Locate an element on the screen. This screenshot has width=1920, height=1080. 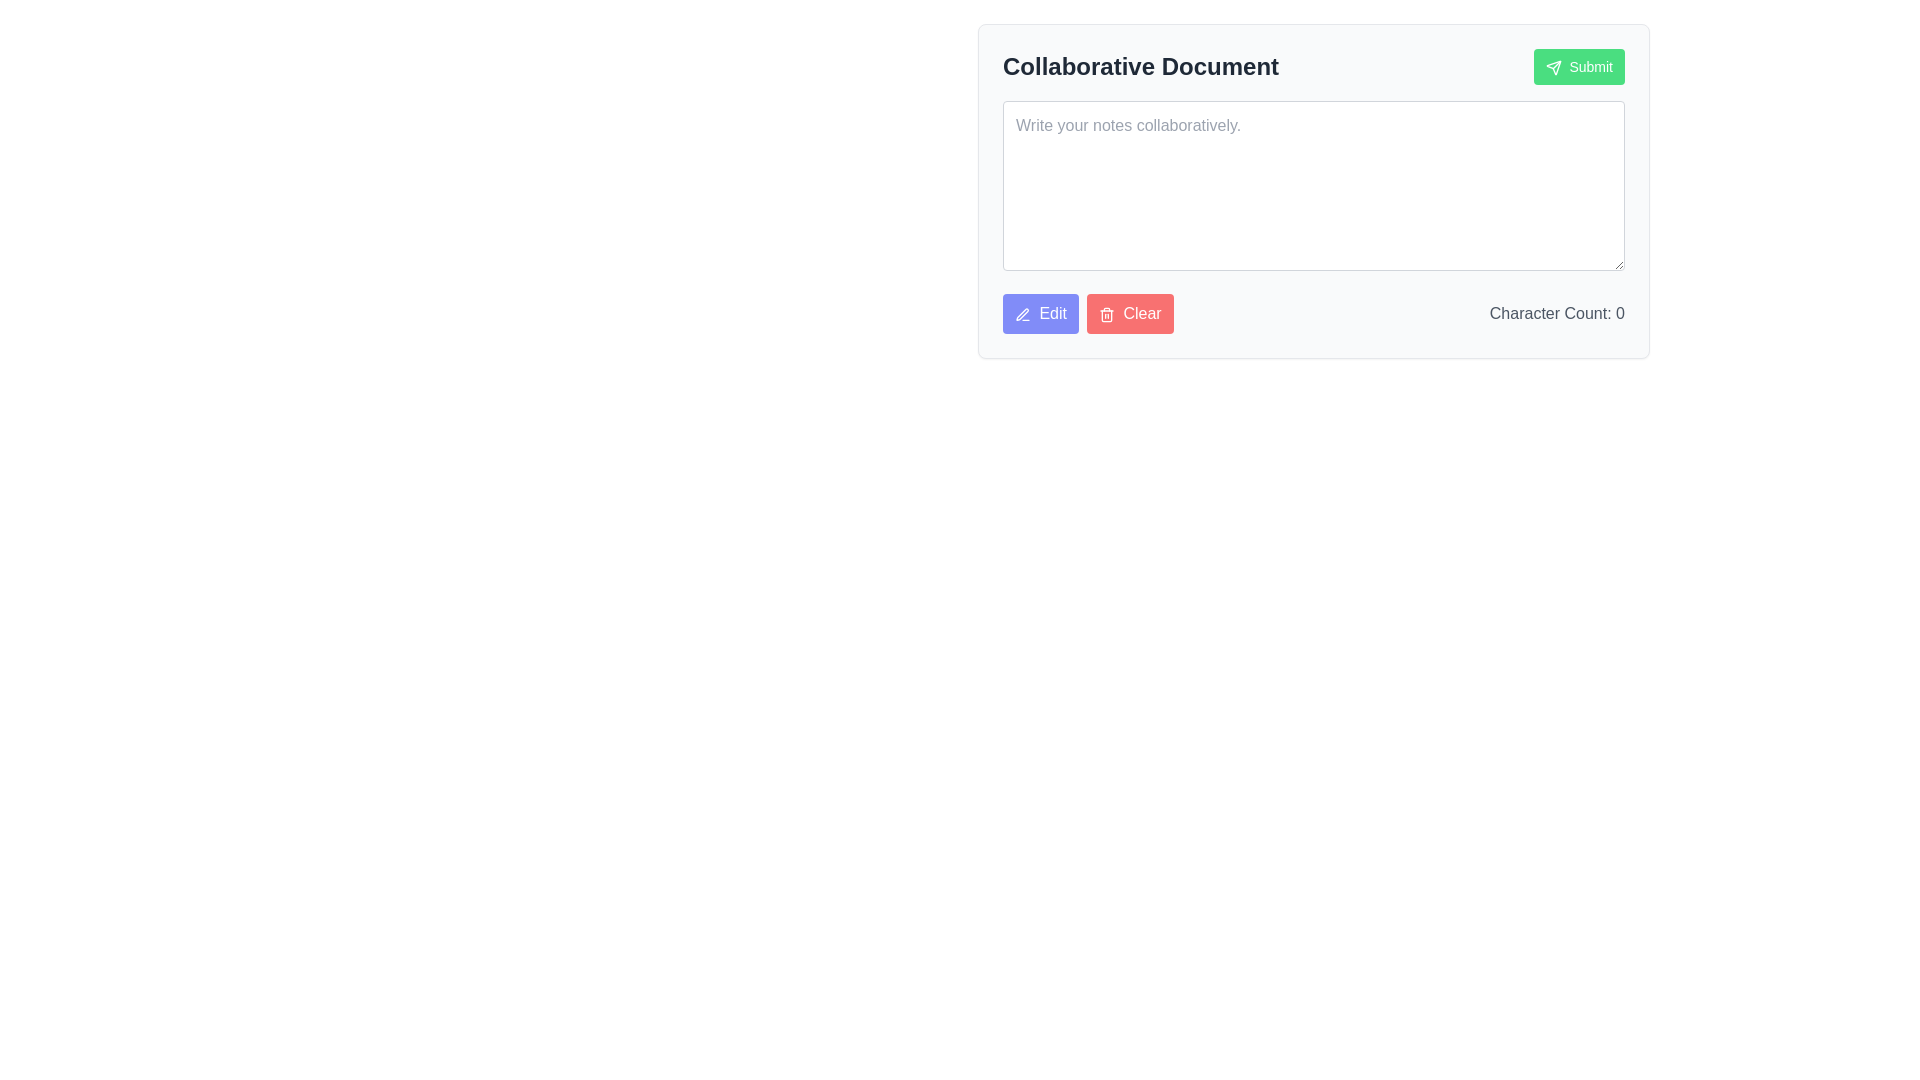
the text label displaying 'Character Count: 0', located to the bottom-right of the document interface, near the 'Edit' and 'Clear' buttons is located at coordinates (1556, 313).